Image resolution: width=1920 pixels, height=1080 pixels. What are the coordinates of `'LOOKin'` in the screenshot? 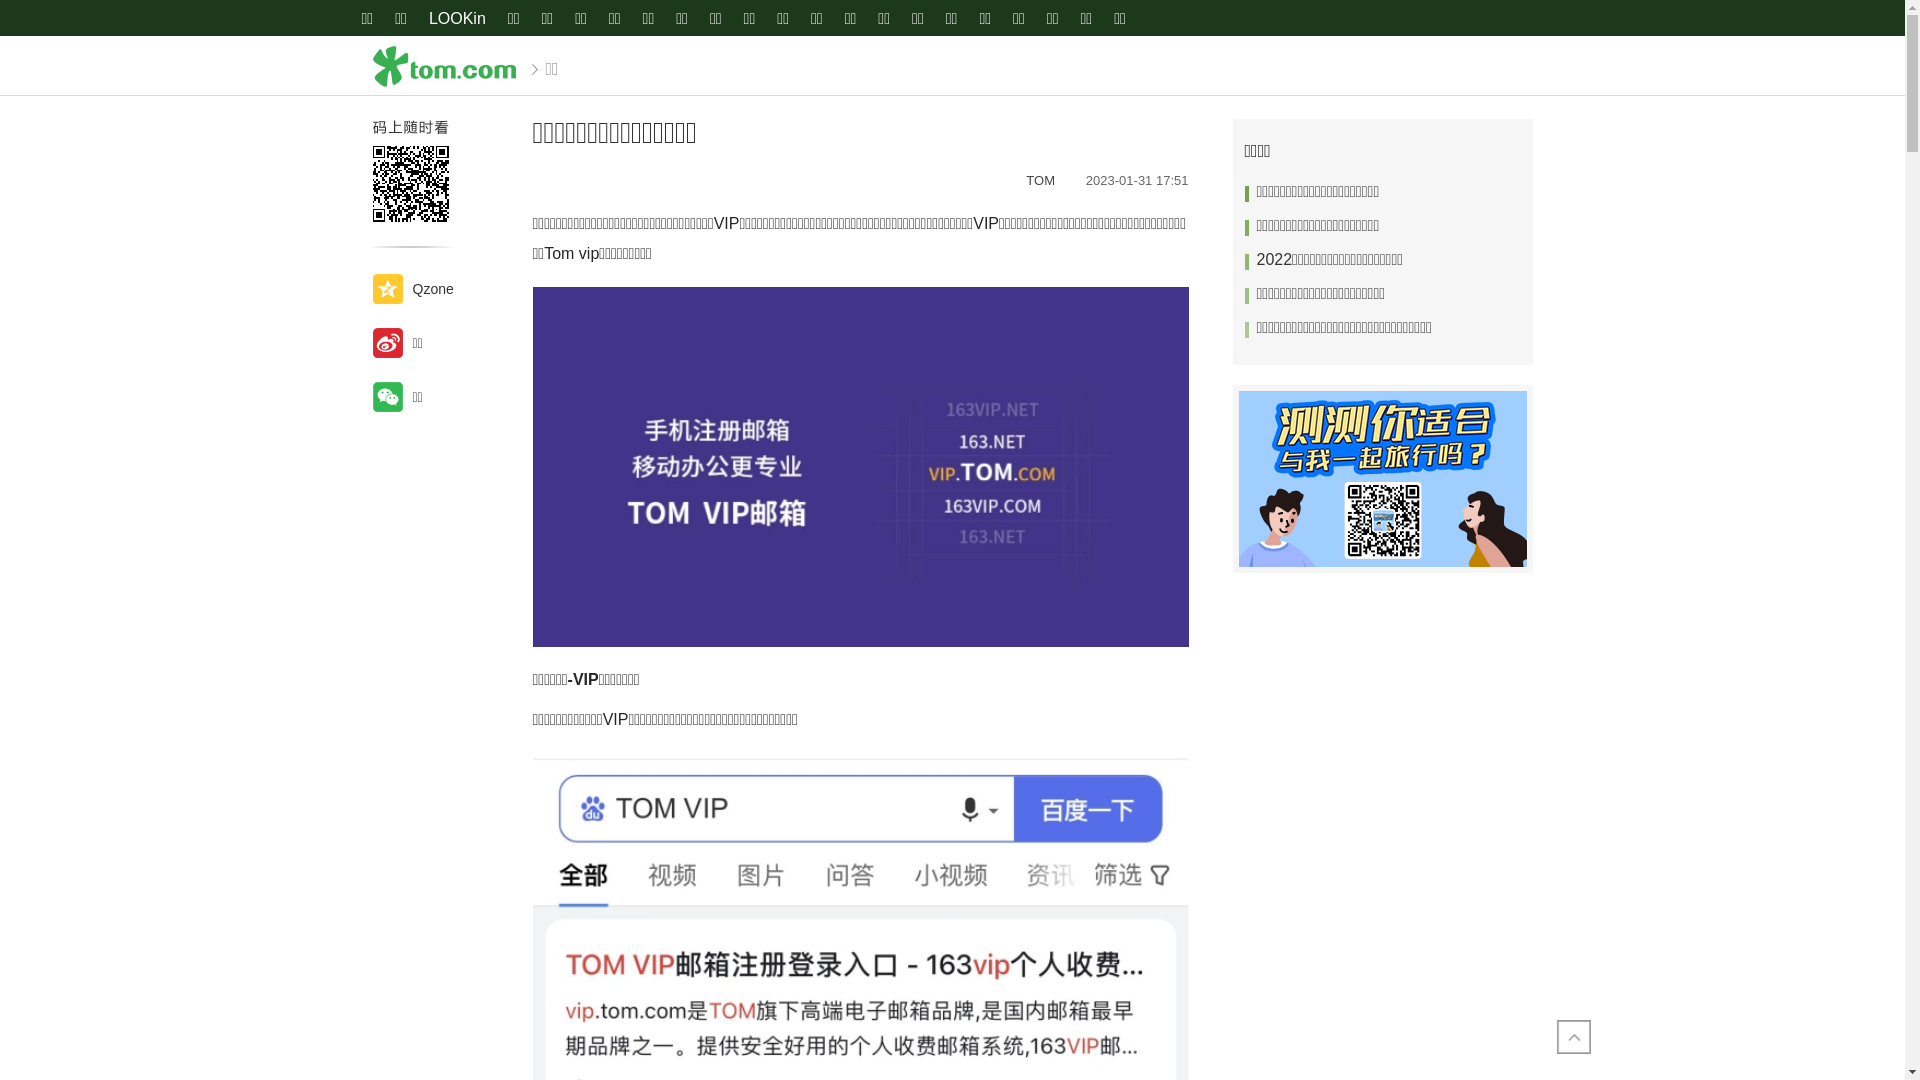 It's located at (424, 19).